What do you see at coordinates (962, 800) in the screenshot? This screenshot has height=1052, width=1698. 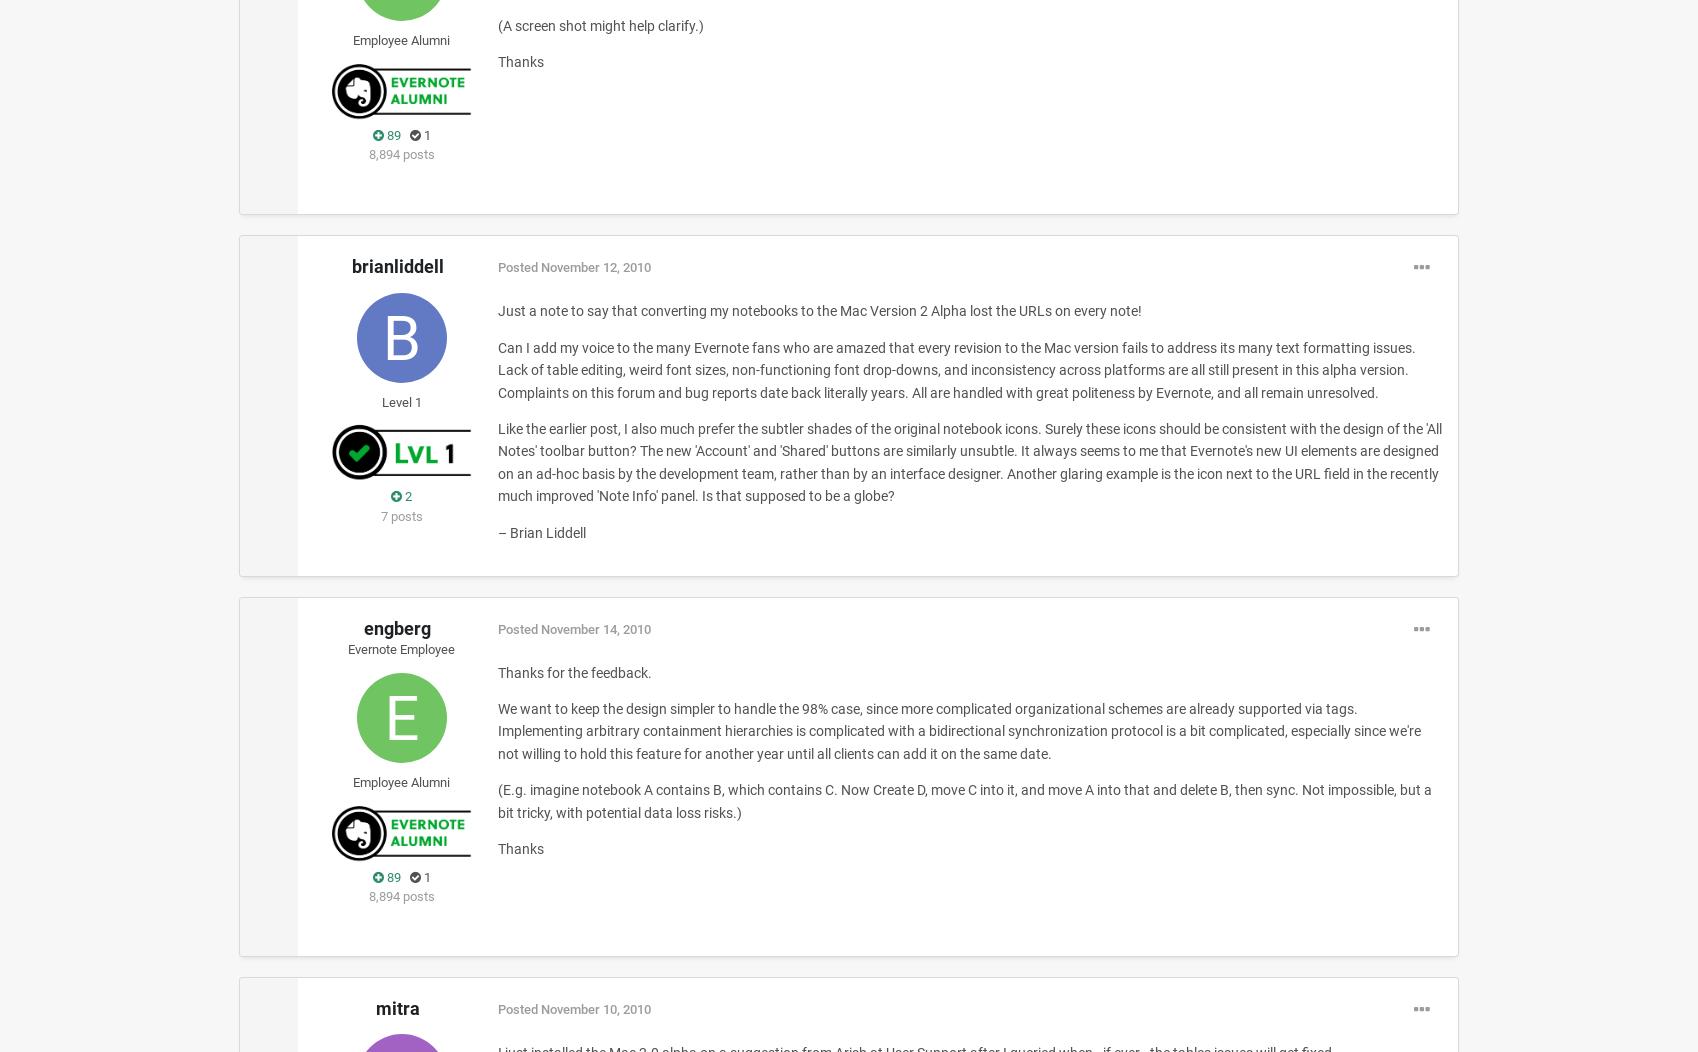 I see `'(E.g. imagine notebook A contains B, which contains C.  Now Create D, move C into it, and move A into that and delete B, then sync.  Not impossible, but a bit tricky, with potential data loss risks.)'` at bounding box center [962, 800].